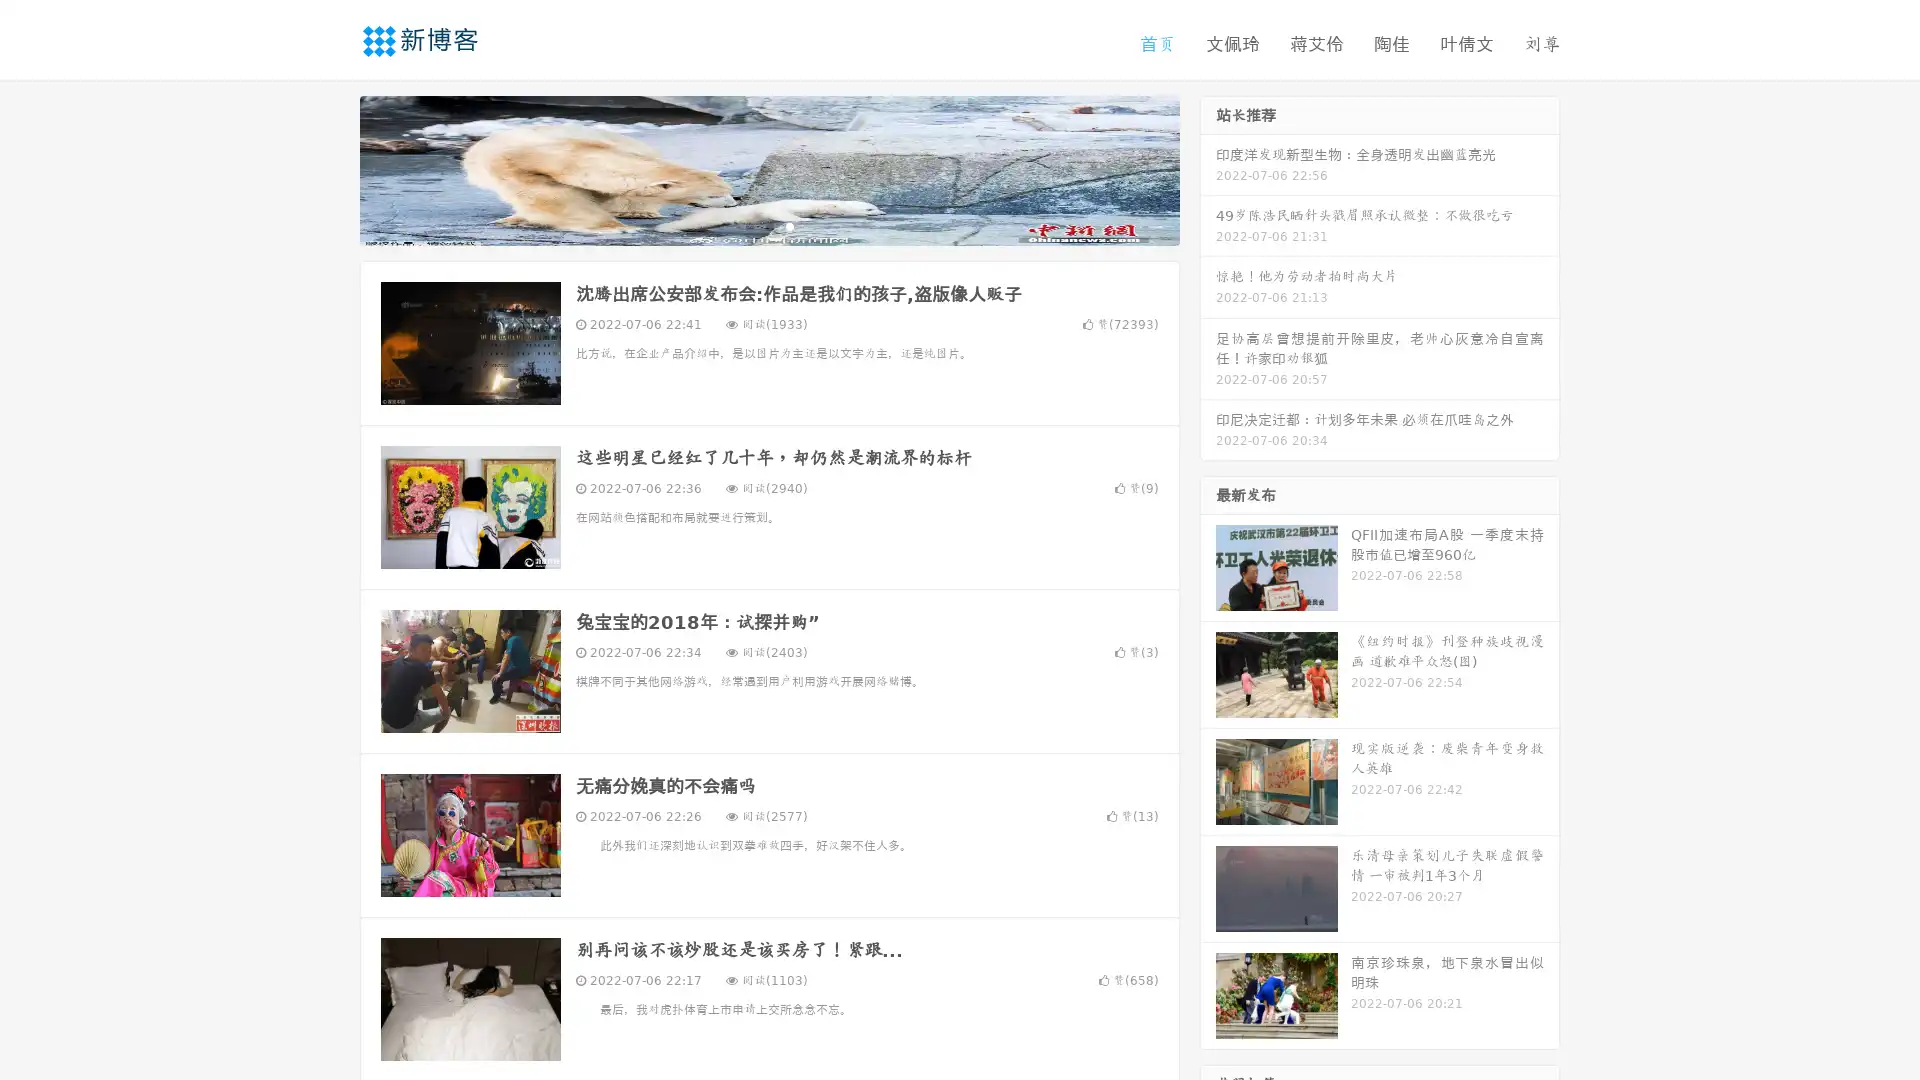 The width and height of the screenshot is (1920, 1080). I want to click on Go to slide 1, so click(748, 225).